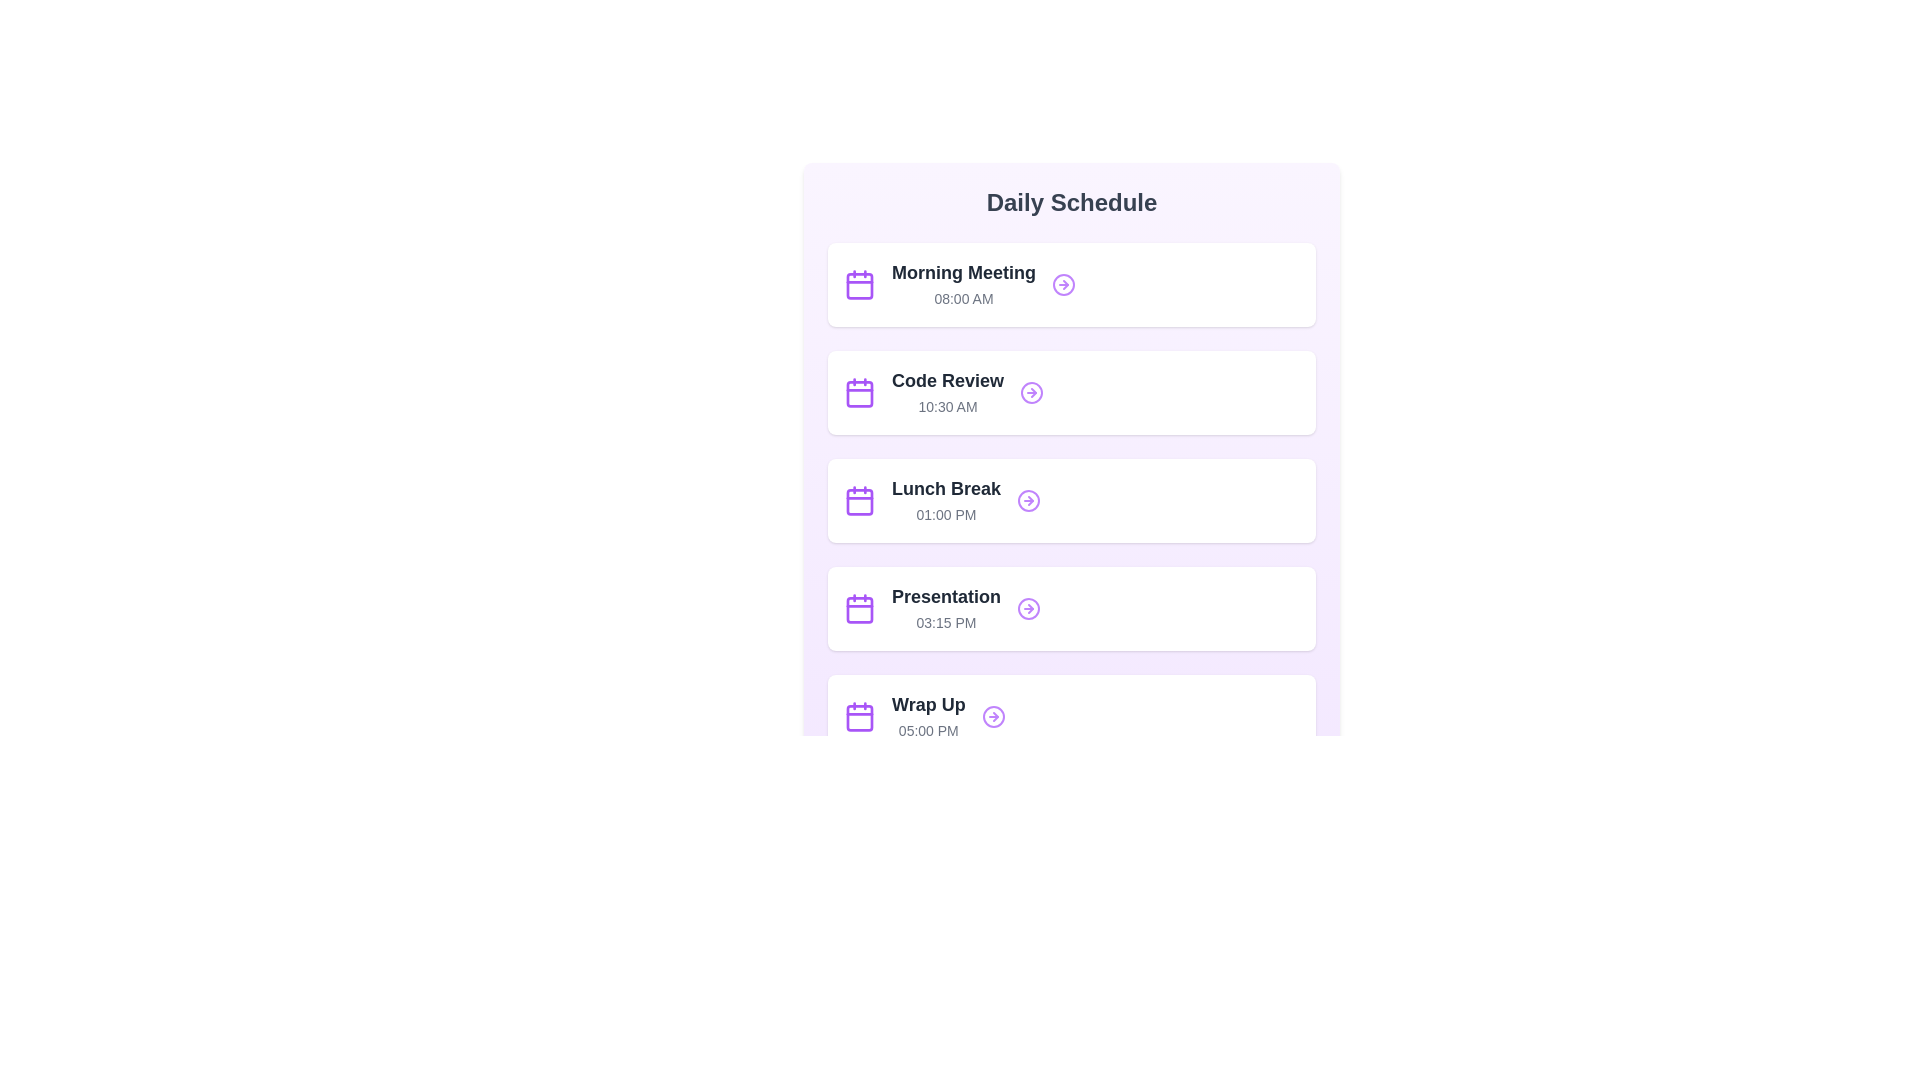 This screenshot has height=1080, width=1920. What do you see at coordinates (1070, 285) in the screenshot?
I see `the purple circular arrow icon in the first row of the 'Daily Schedule' section, which is a List item with a white background, purple calendar icon, bold text 'Morning Meeting', and time '08:00 AM'` at bounding box center [1070, 285].